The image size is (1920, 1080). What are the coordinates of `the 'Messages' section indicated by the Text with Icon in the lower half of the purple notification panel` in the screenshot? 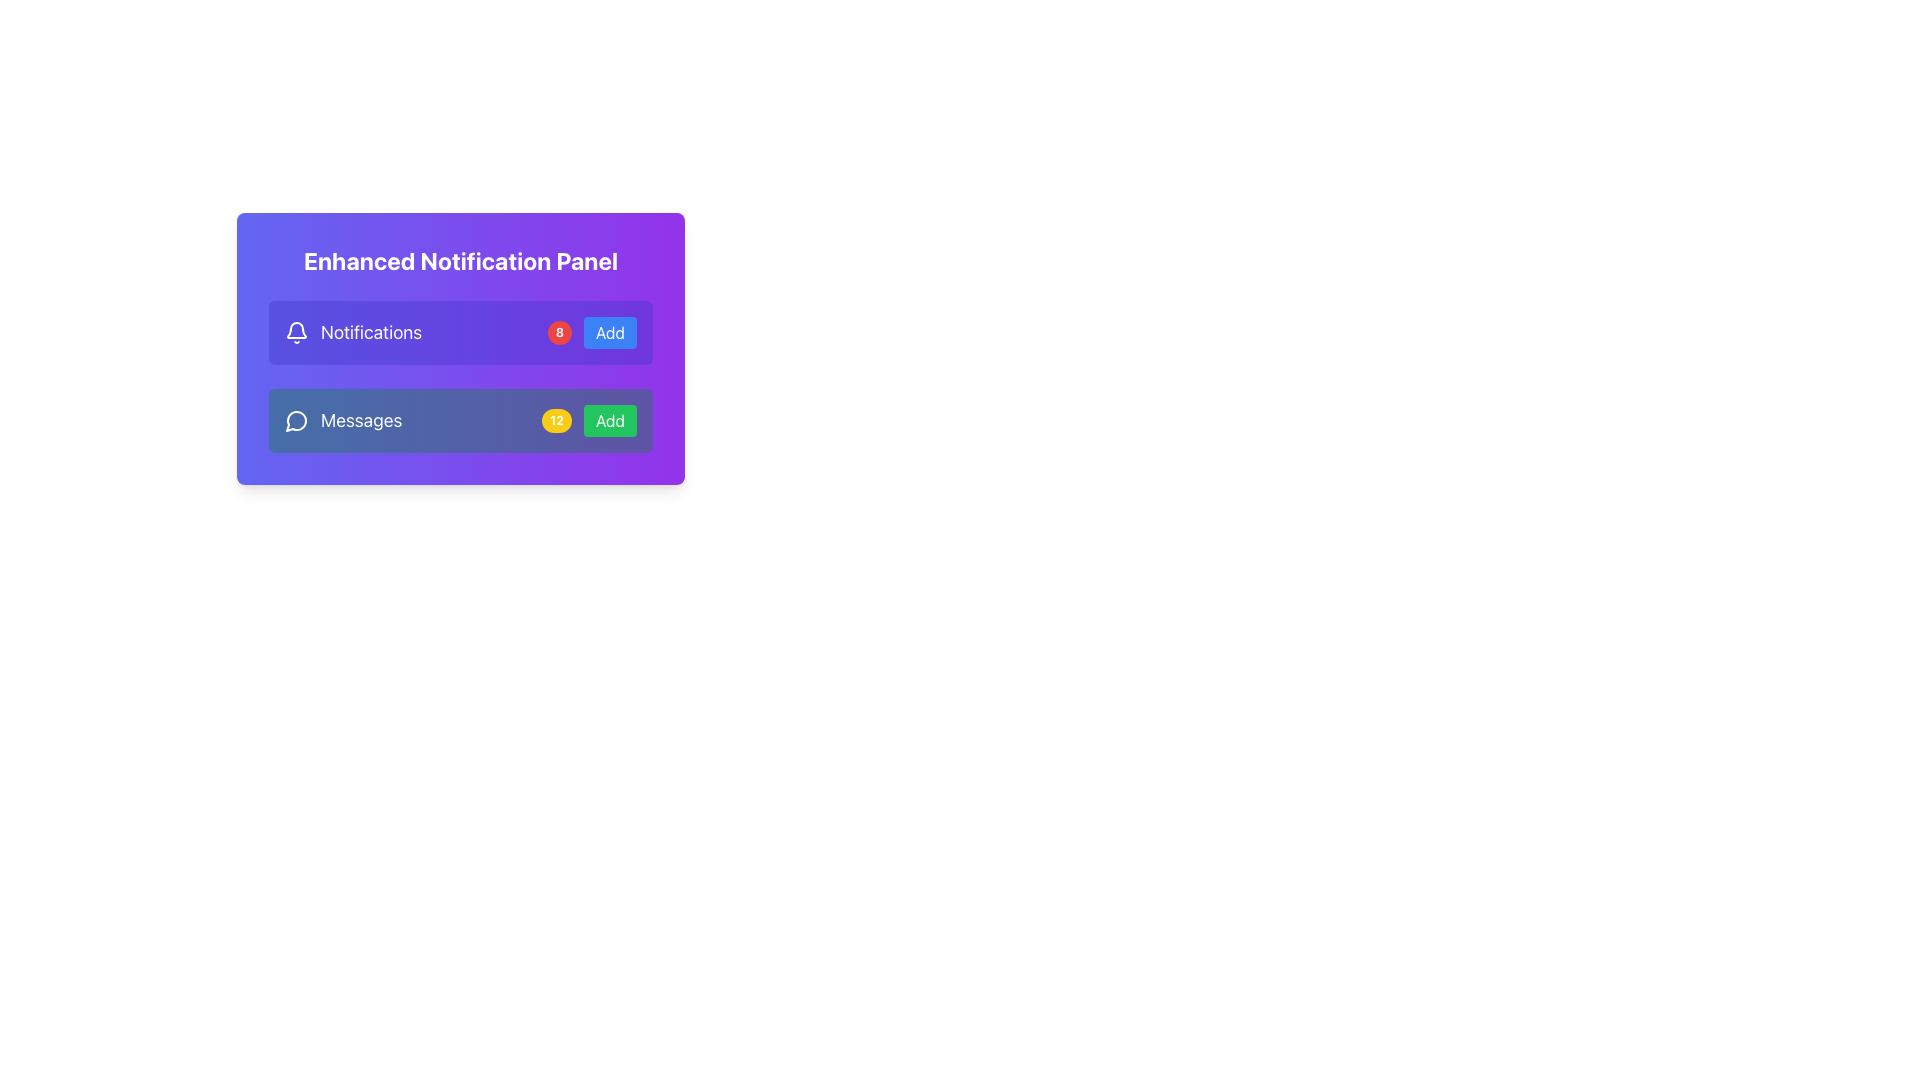 It's located at (343, 419).